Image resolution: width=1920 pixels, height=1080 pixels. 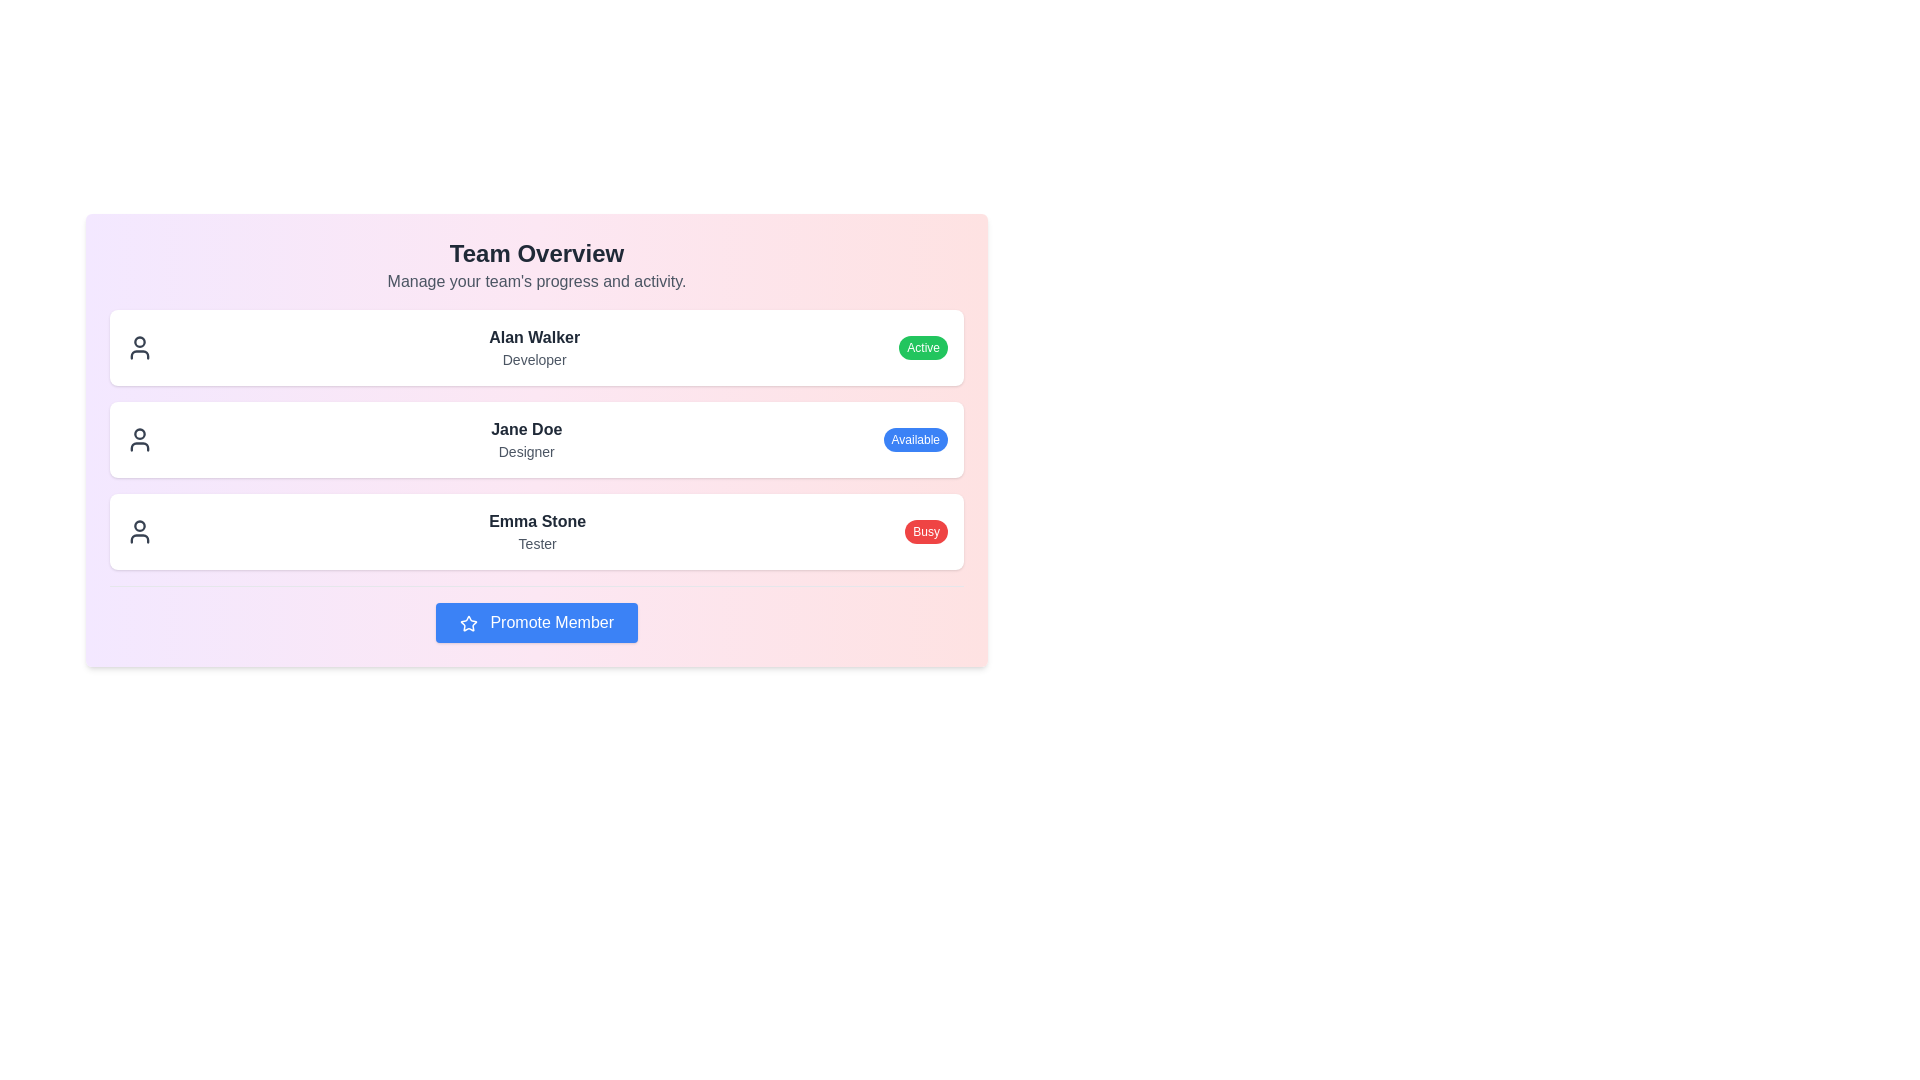 What do you see at coordinates (537, 438) in the screenshot?
I see `the list item for 'Jane Doe', a team member displayed in the 'Team Overview' section, which contains the role 'Designer' and a status badge 'Available'` at bounding box center [537, 438].